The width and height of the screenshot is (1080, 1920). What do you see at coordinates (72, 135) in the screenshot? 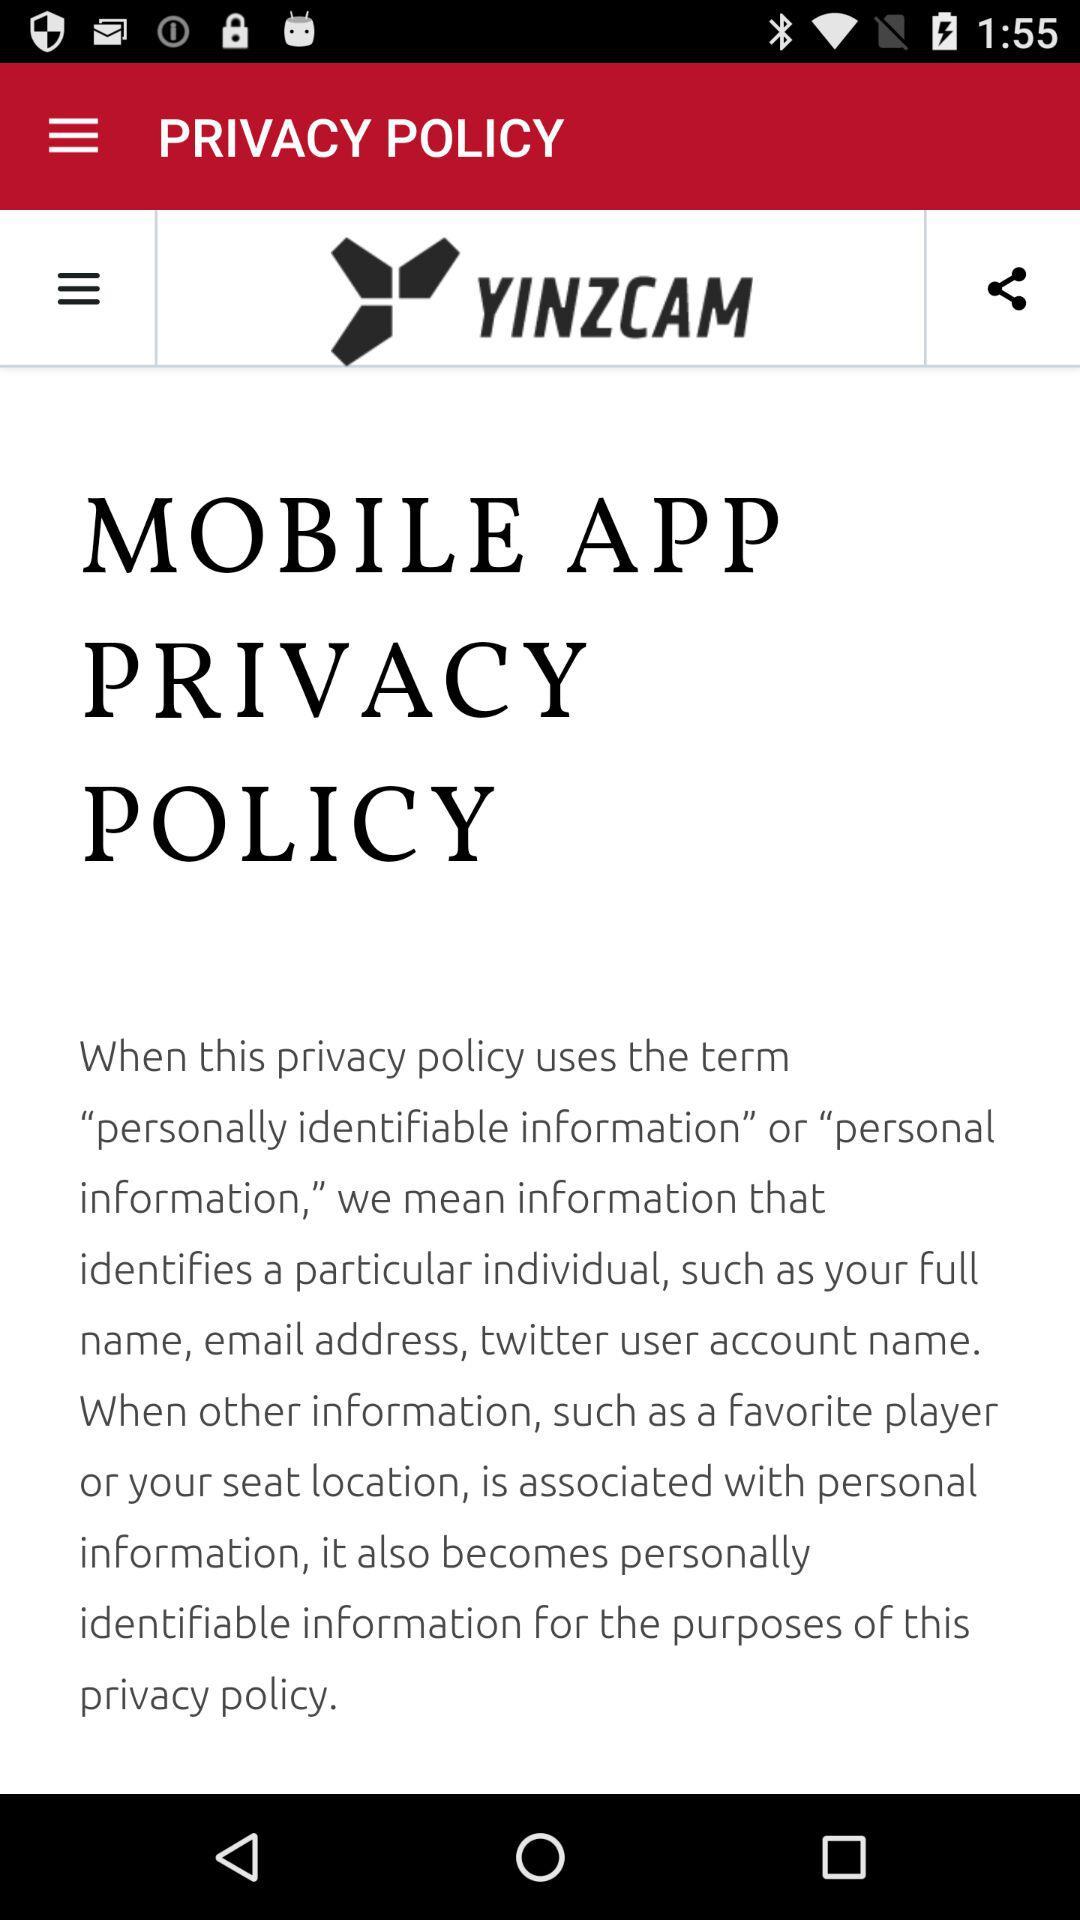
I see `menu page` at bounding box center [72, 135].